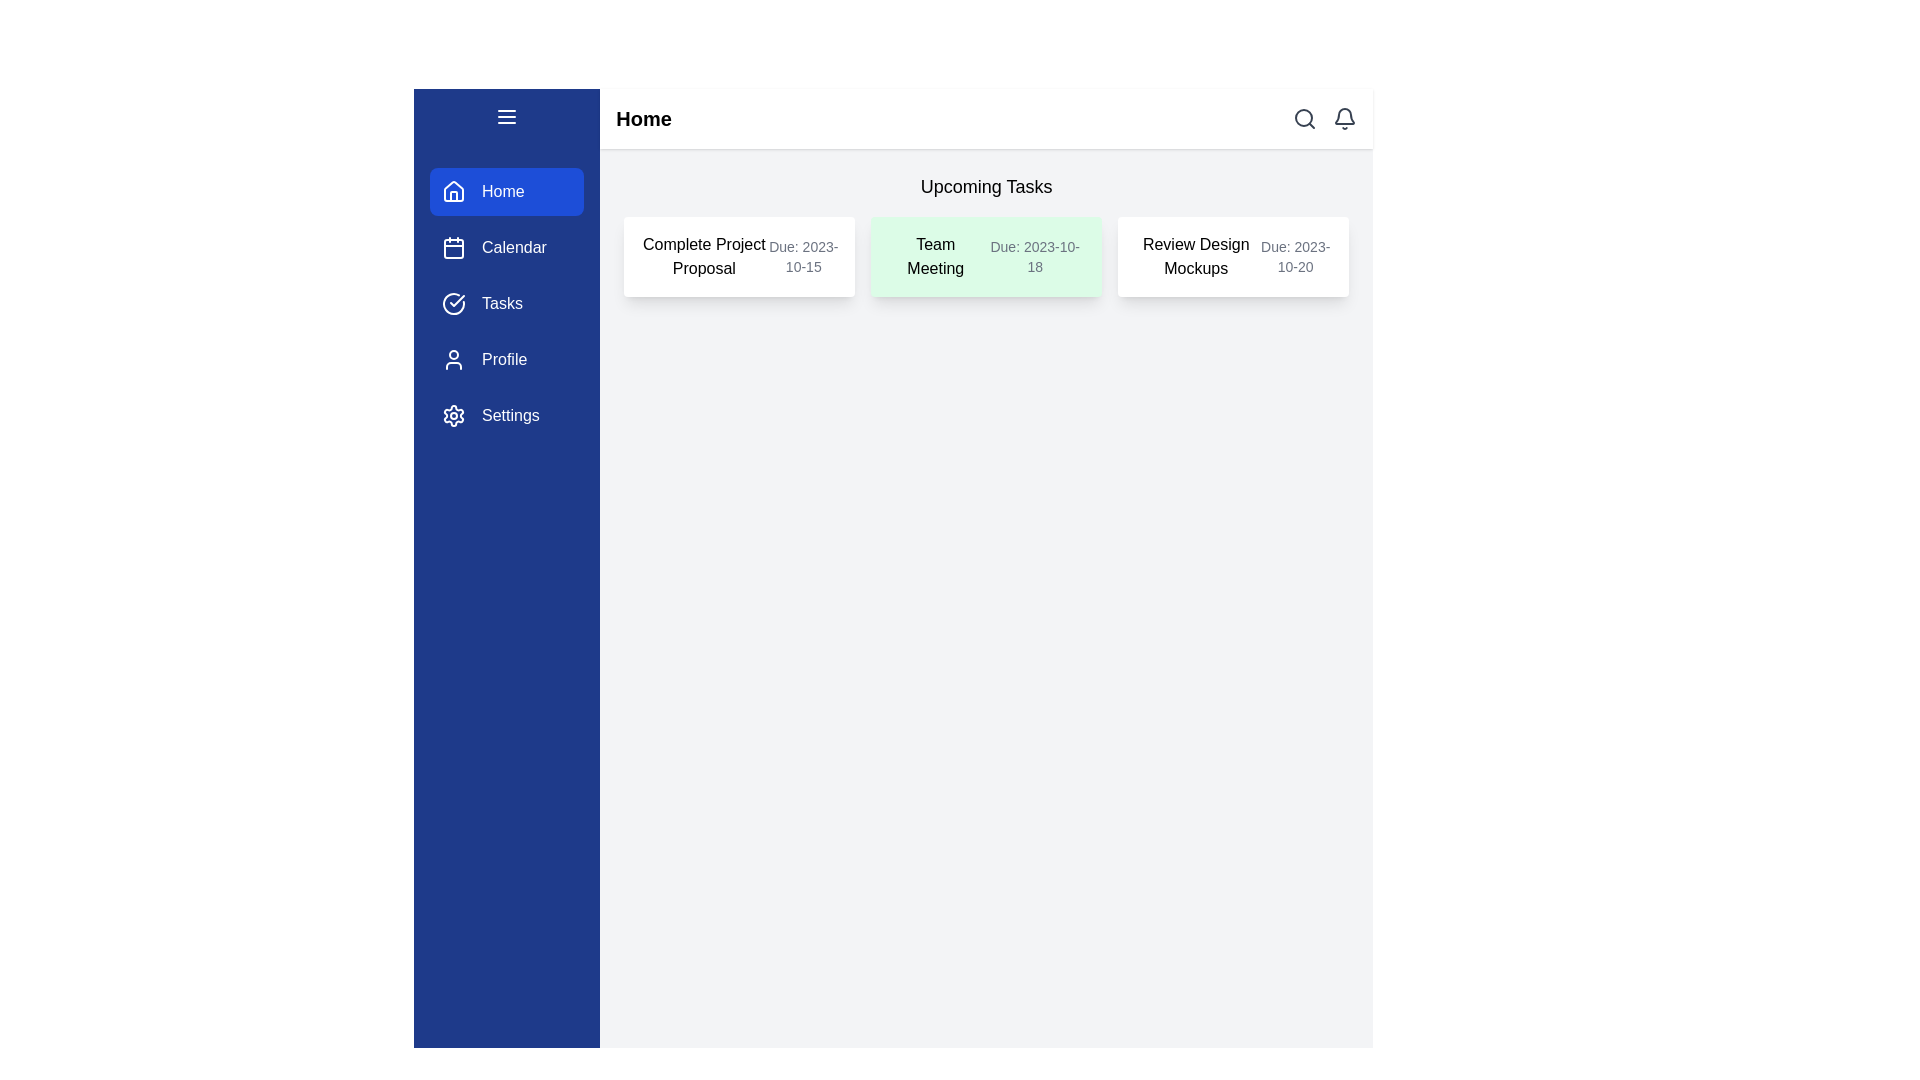  What do you see at coordinates (507, 415) in the screenshot?
I see `the 'Settings' navigation button located at the bottom of the vertical menu, which is the fifth item following 'Home', 'Calendar', 'Tasks', and 'Profile', to change its background color` at bounding box center [507, 415].